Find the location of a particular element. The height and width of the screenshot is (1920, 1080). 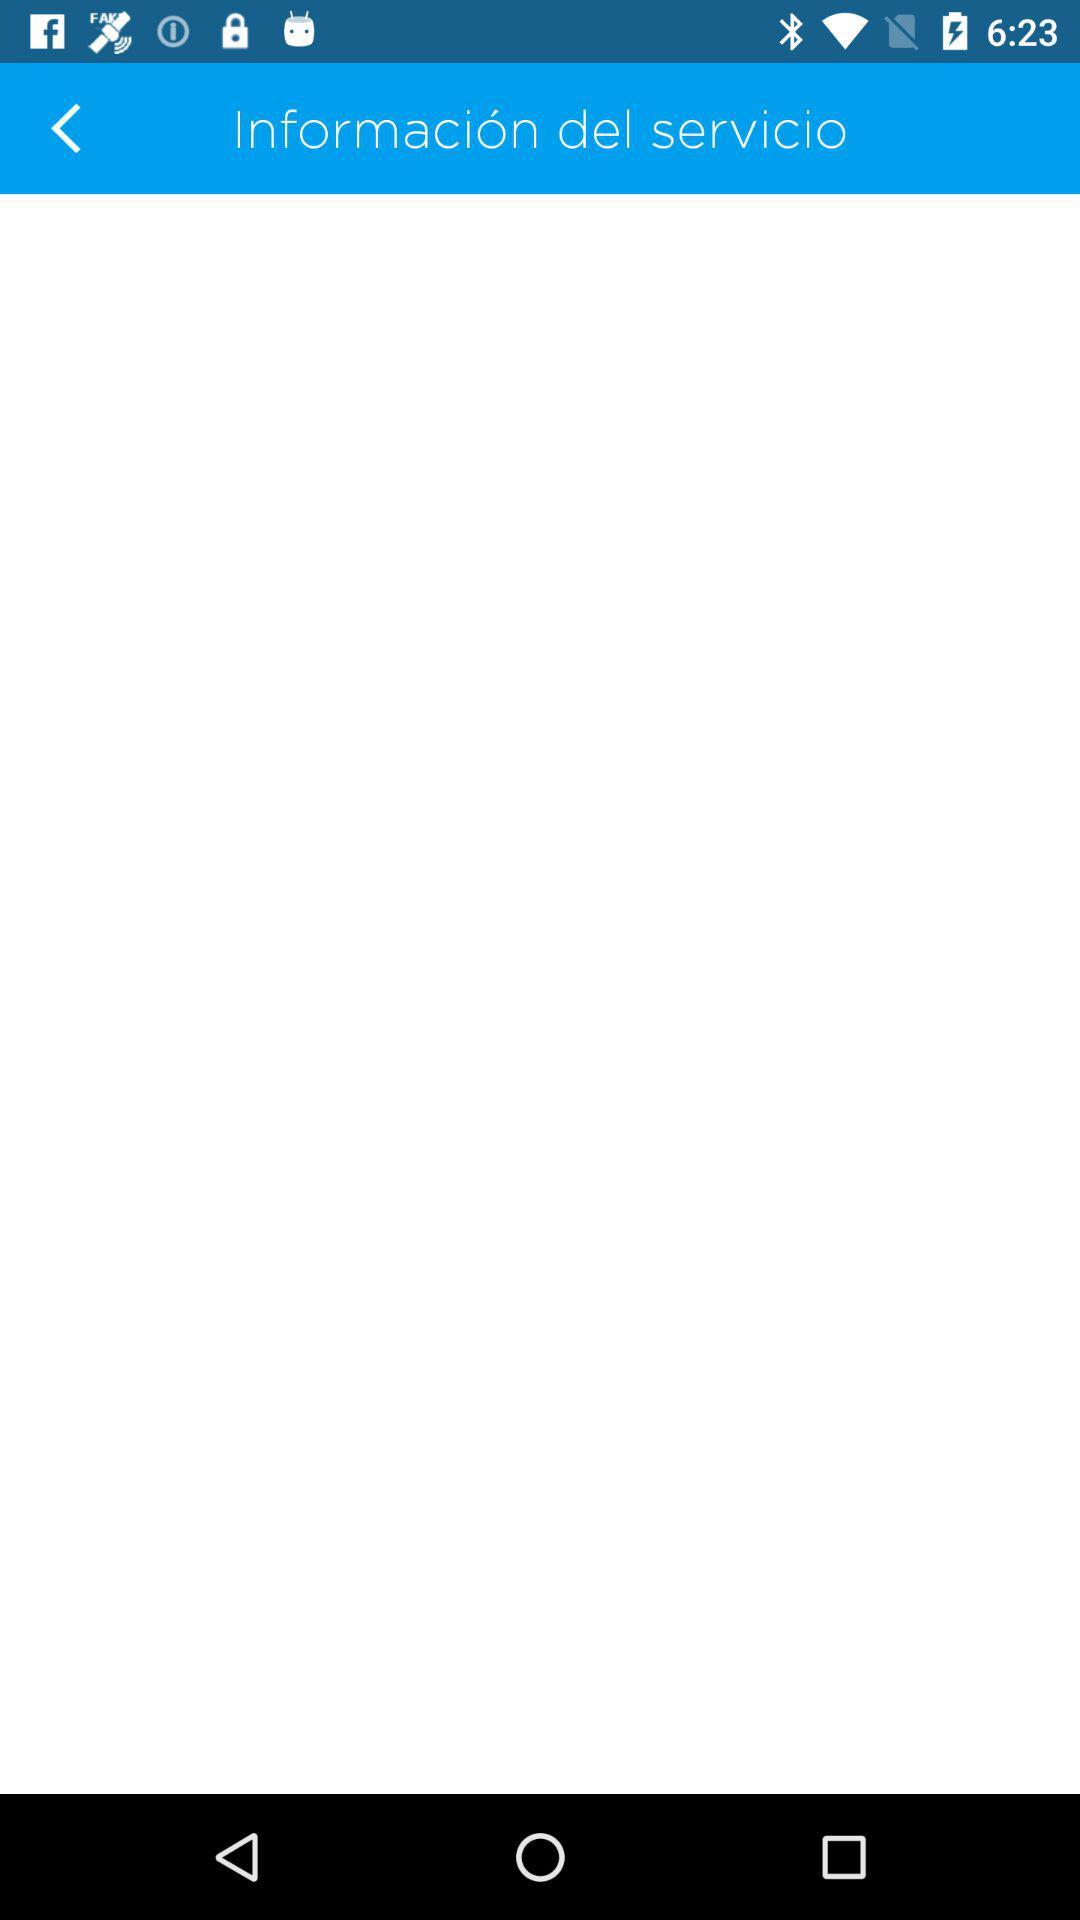

the arrow_backward icon is located at coordinates (64, 127).